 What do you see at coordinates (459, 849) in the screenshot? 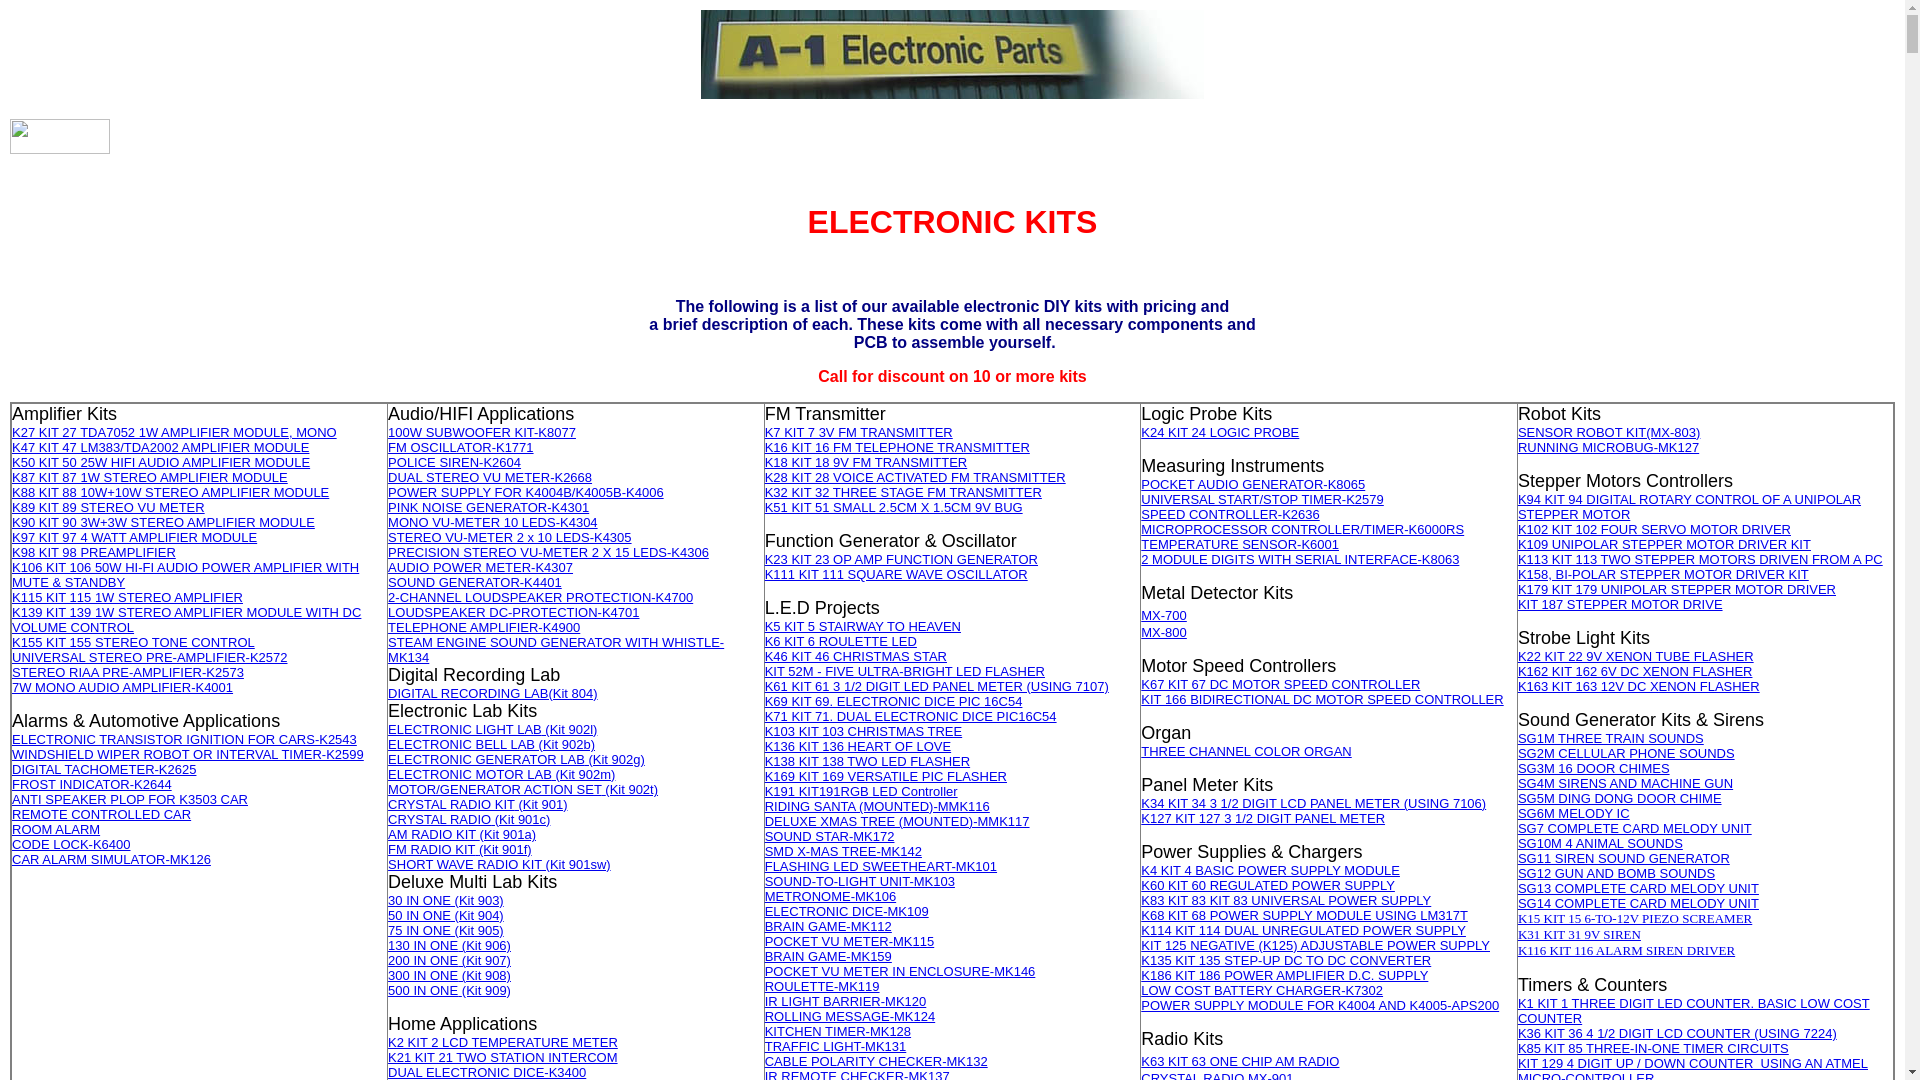
I see `'FM RADIO KIT (Kit 901f)'` at bounding box center [459, 849].